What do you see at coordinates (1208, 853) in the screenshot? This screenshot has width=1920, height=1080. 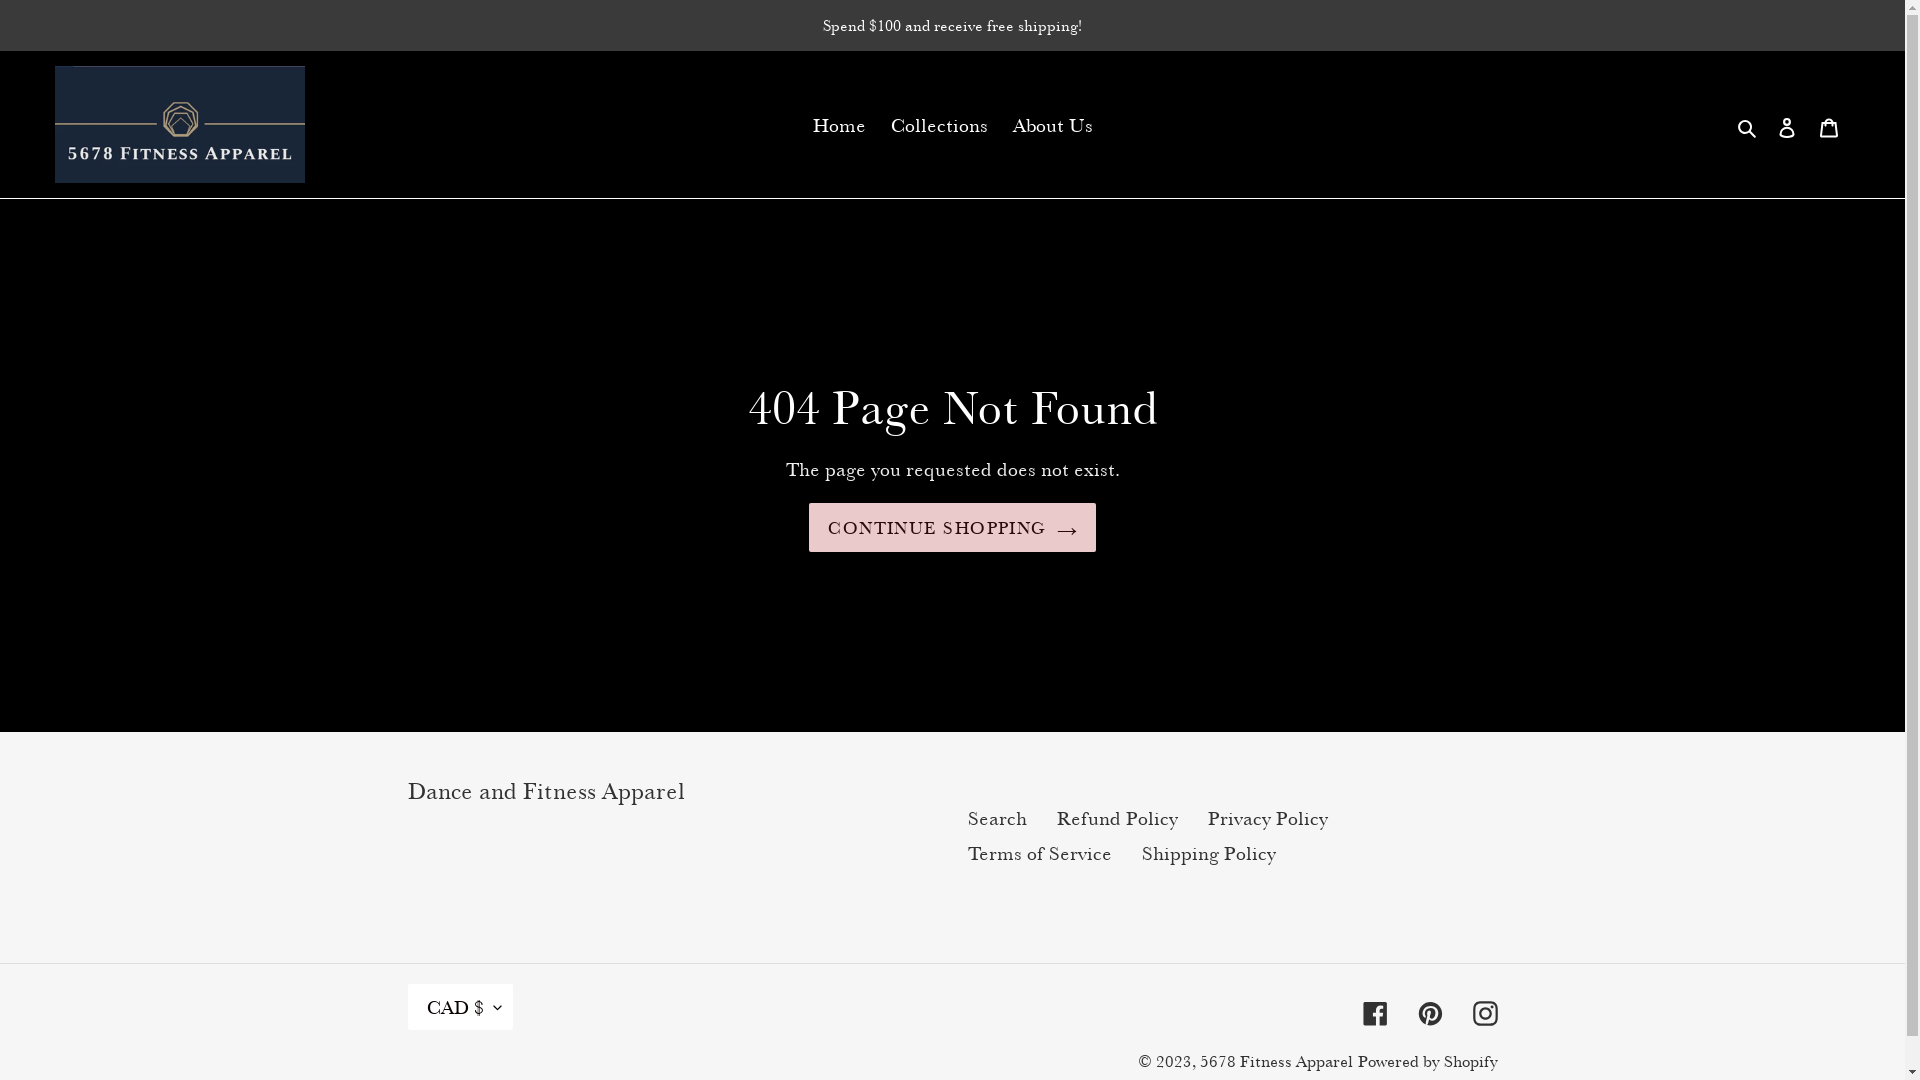 I see `'Shipping Policy'` at bounding box center [1208, 853].